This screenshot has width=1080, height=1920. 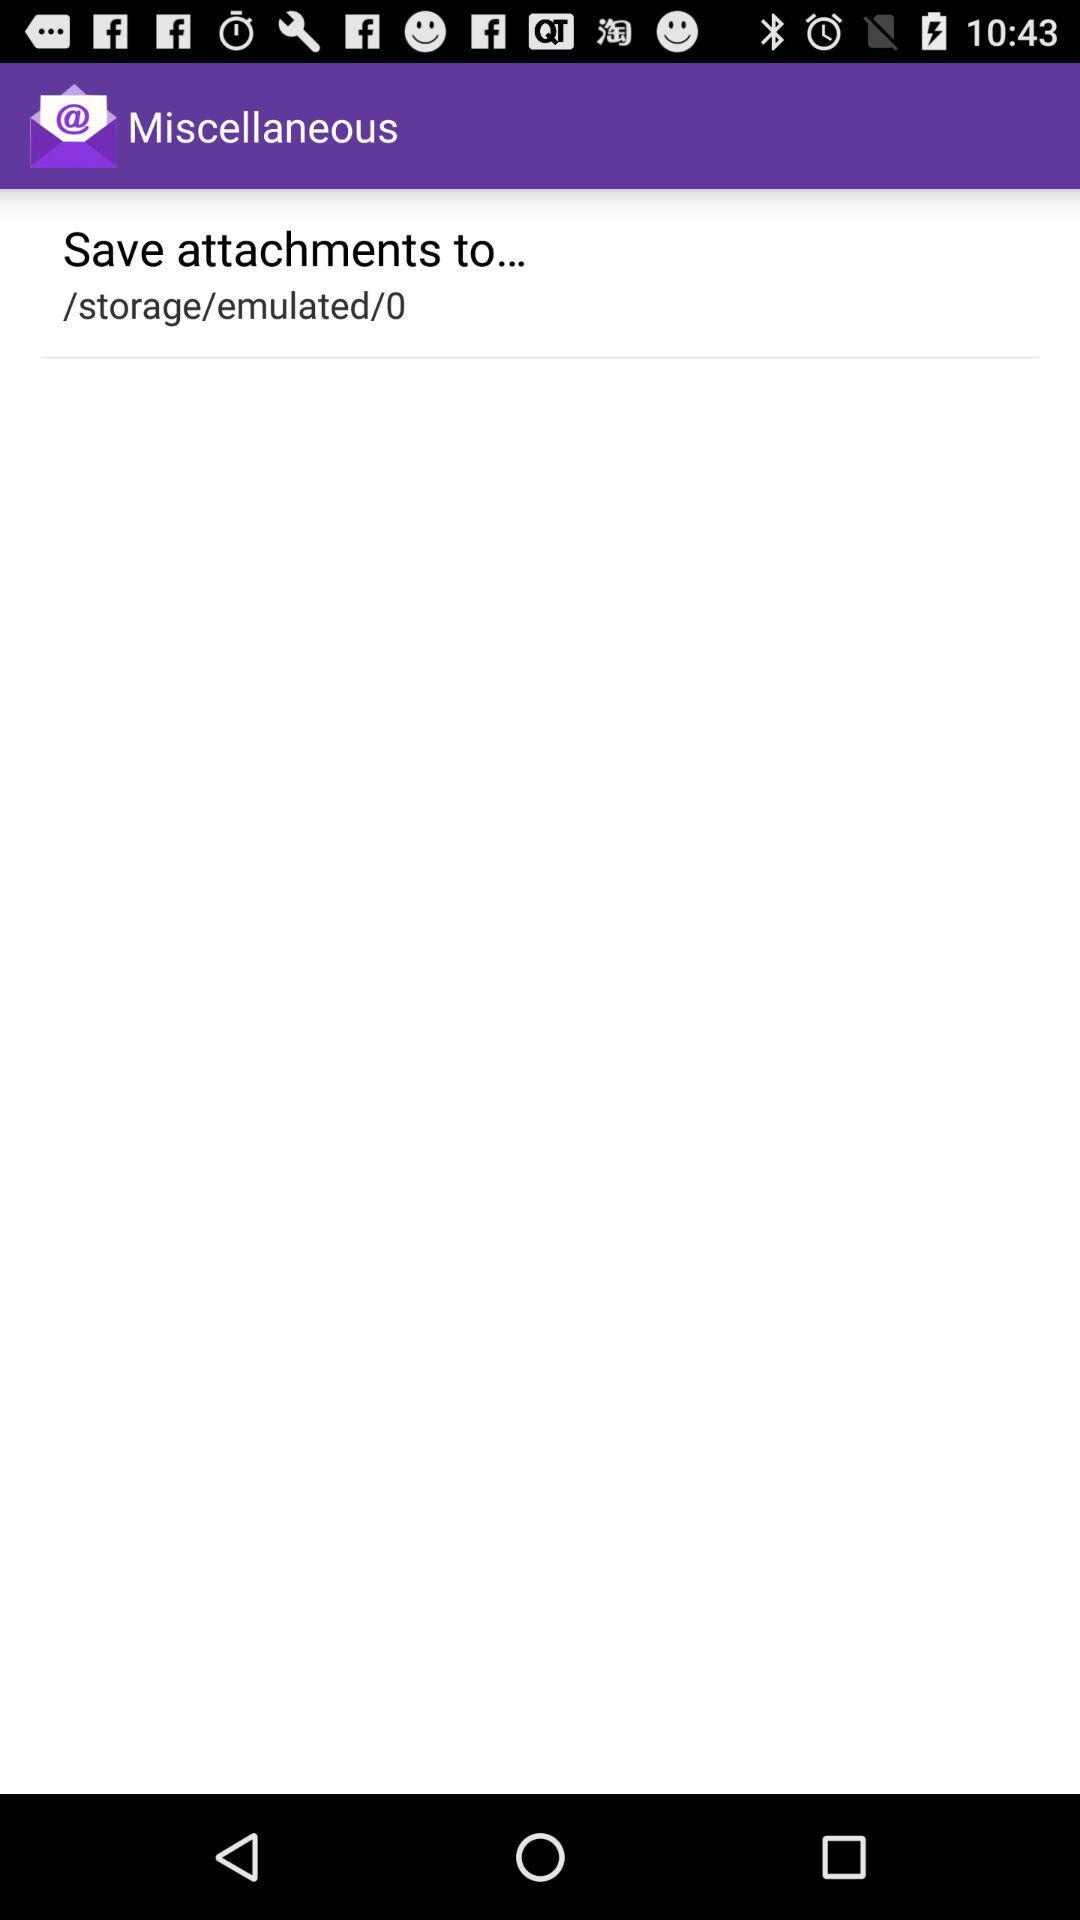 I want to click on the /storage/emulated/0 item, so click(x=233, y=303).